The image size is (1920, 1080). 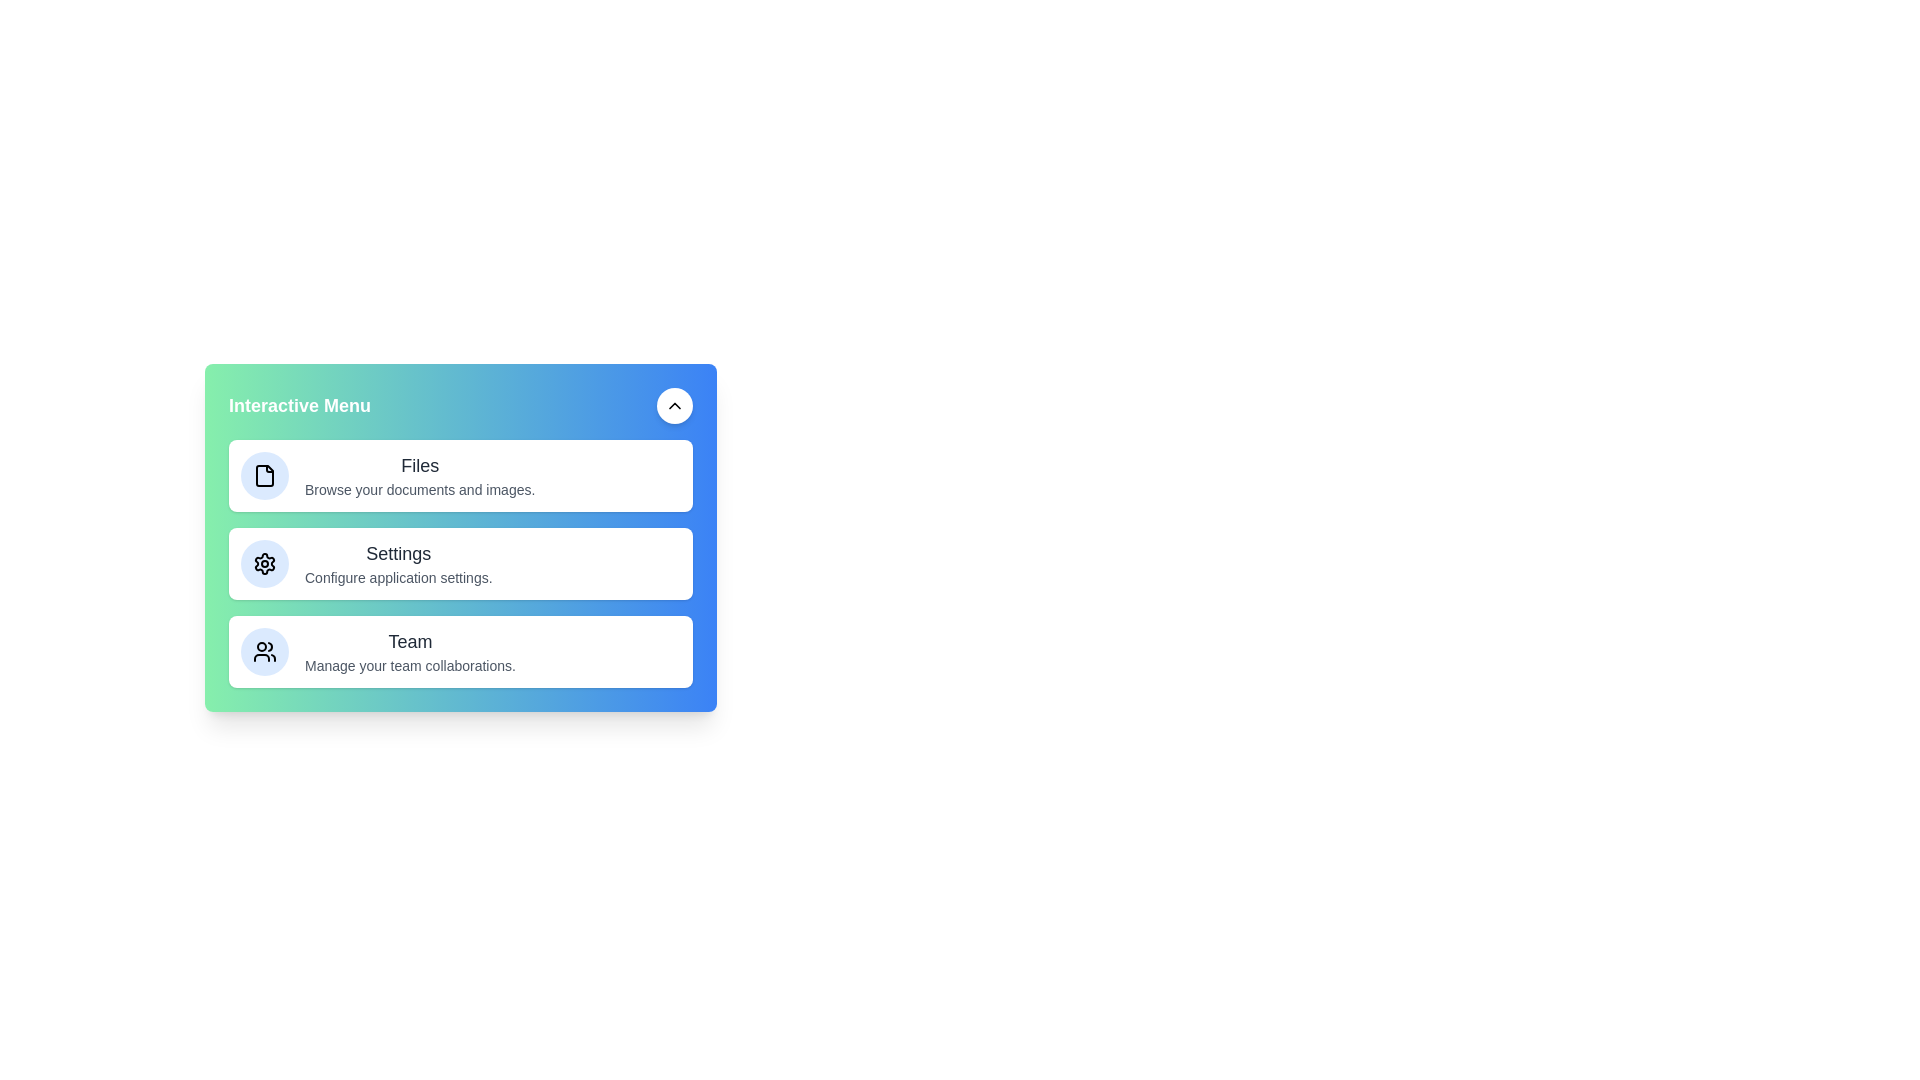 I want to click on the arrow button to toggle the menu visibility, so click(x=675, y=405).